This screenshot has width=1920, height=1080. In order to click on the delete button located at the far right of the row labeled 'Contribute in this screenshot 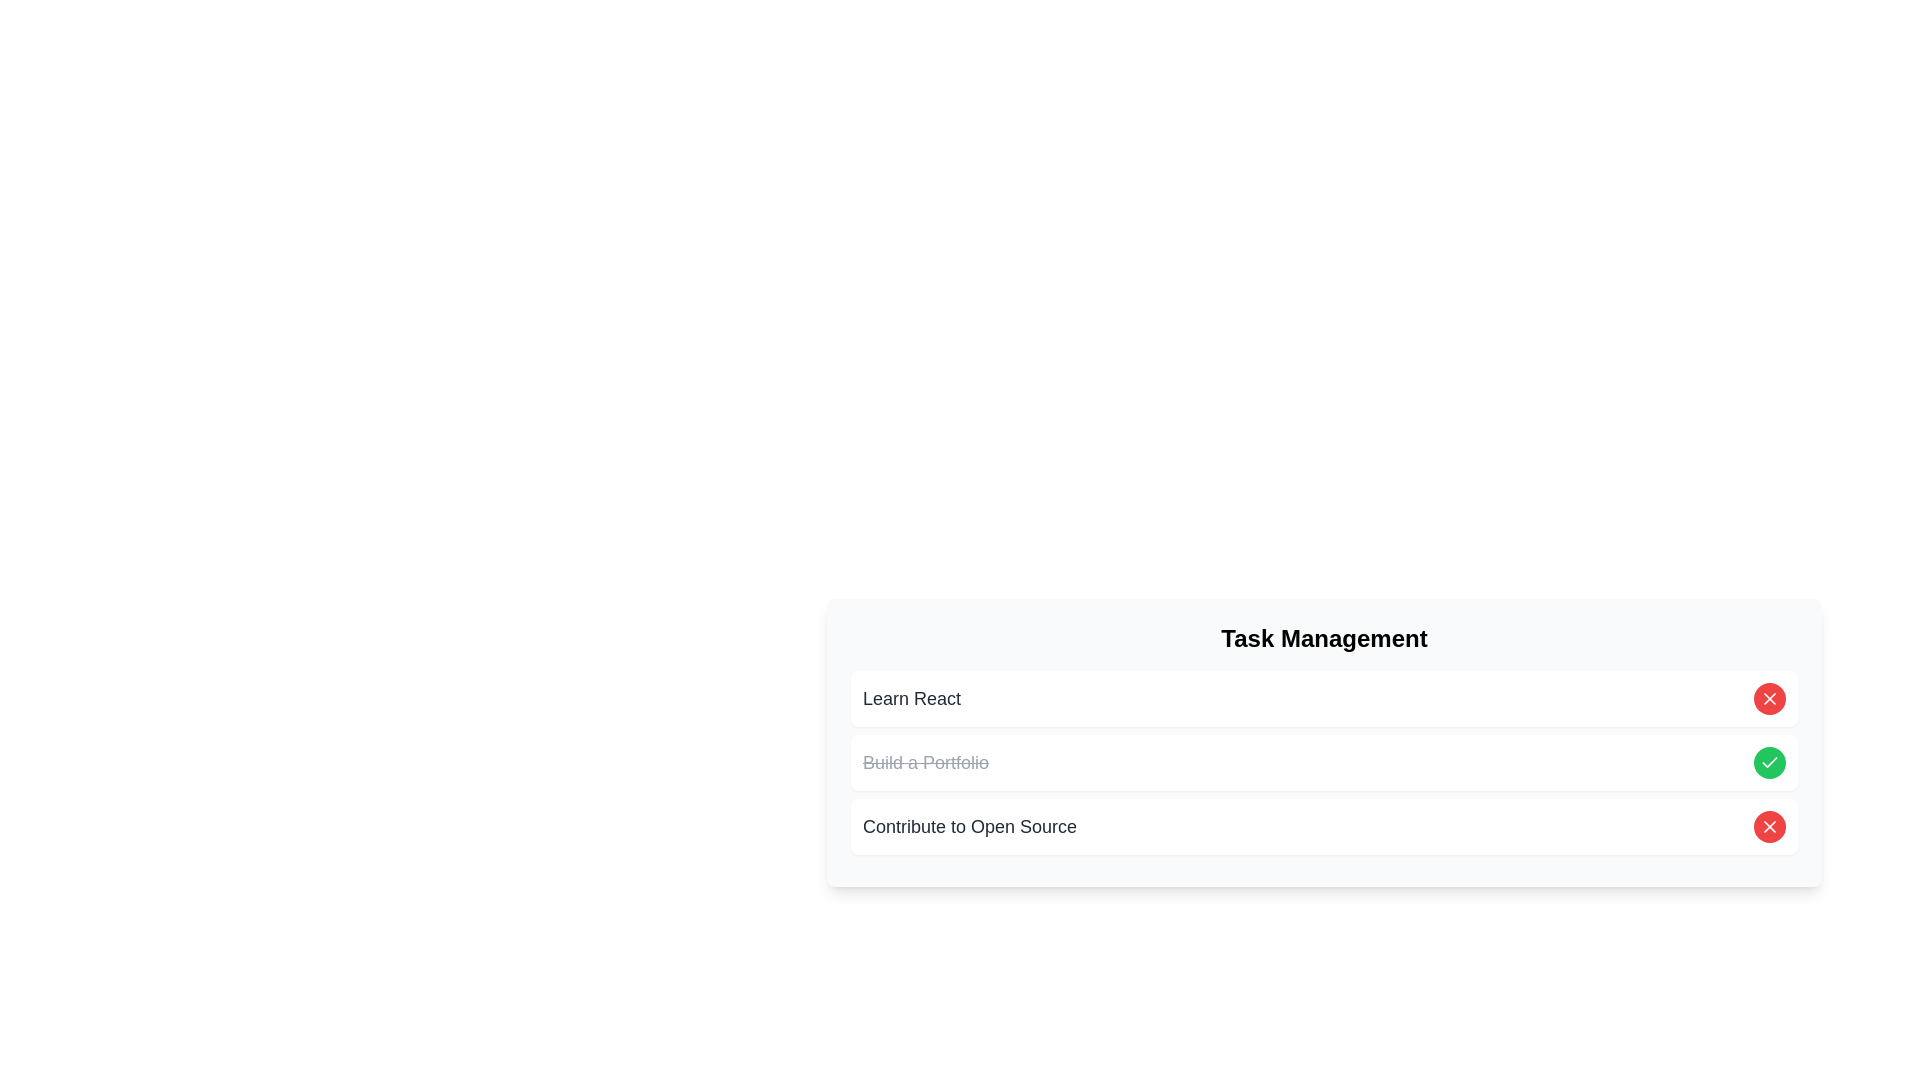, I will do `click(1770, 826)`.